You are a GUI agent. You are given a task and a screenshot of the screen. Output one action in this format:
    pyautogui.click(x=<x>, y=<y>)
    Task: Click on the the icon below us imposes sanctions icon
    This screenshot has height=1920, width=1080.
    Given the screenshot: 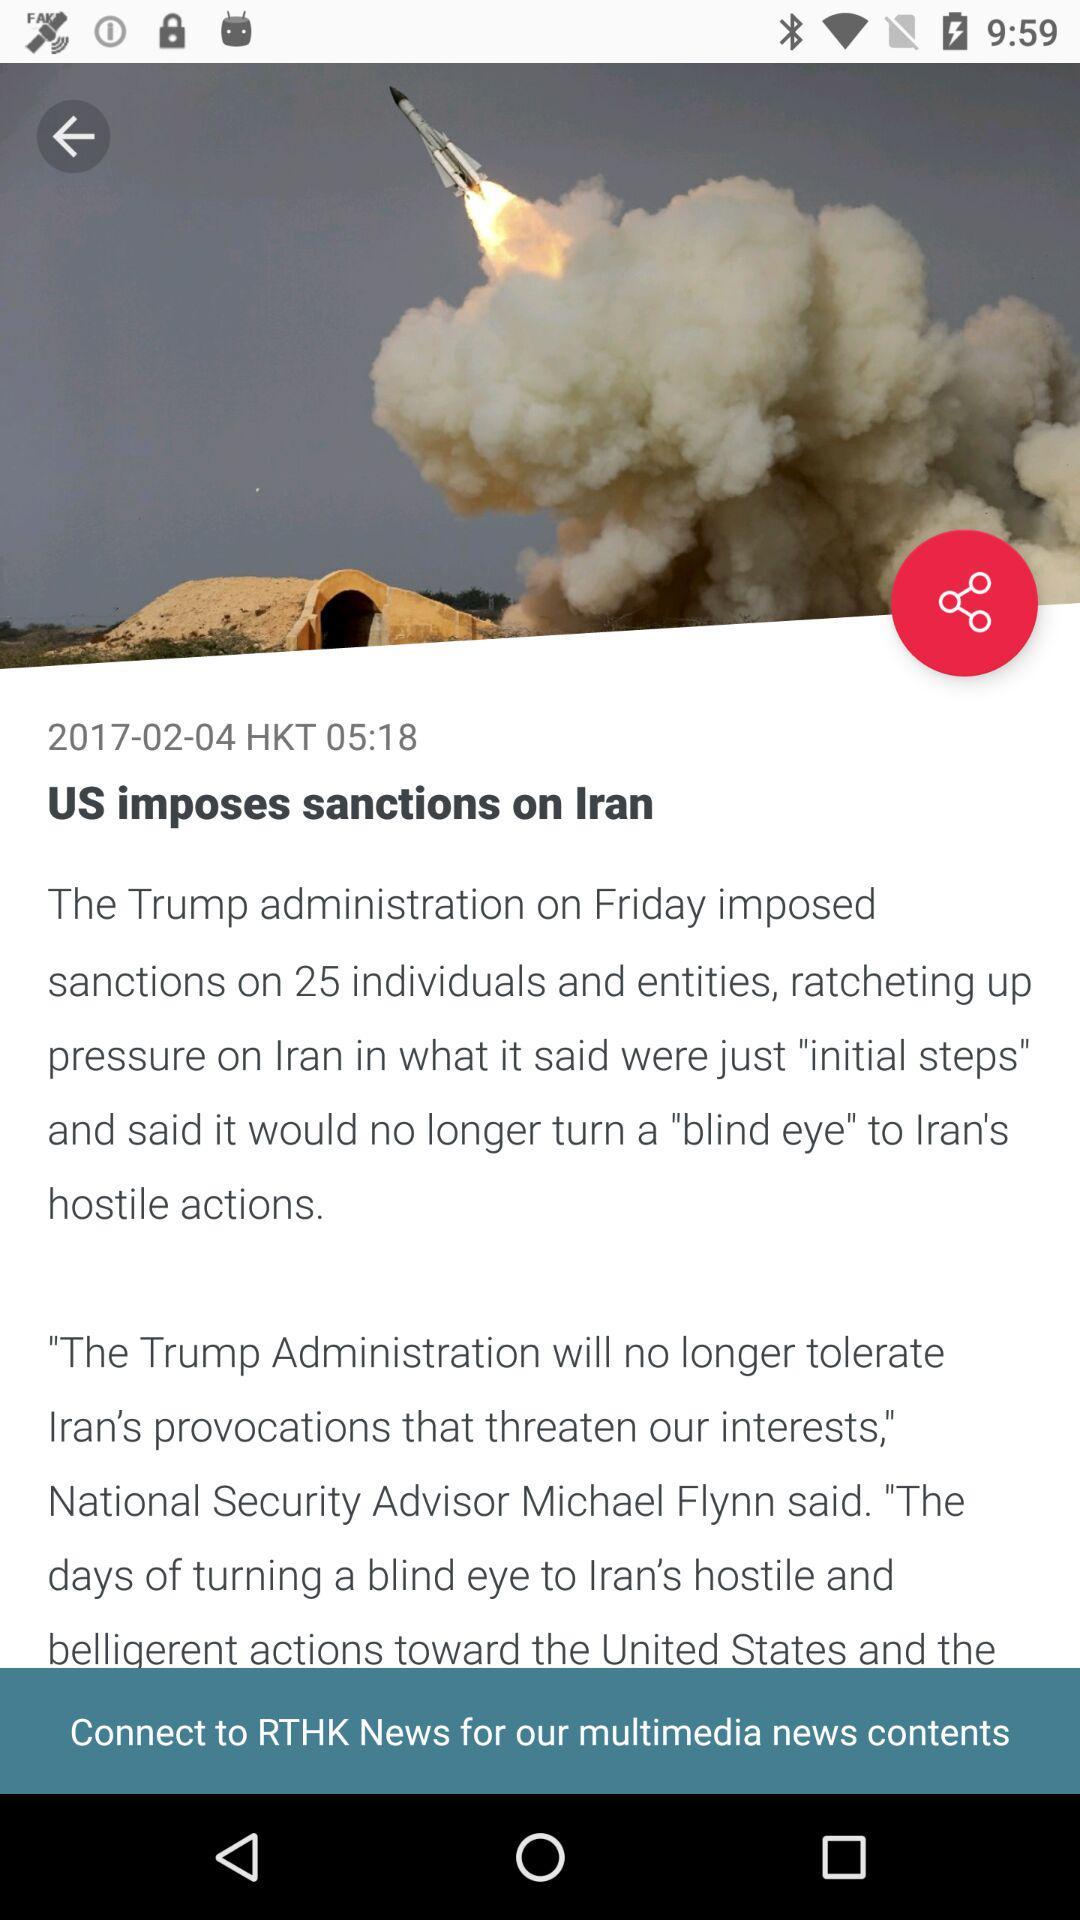 What is the action you would take?
    pyautogui.click(x=540, y=1730)
    